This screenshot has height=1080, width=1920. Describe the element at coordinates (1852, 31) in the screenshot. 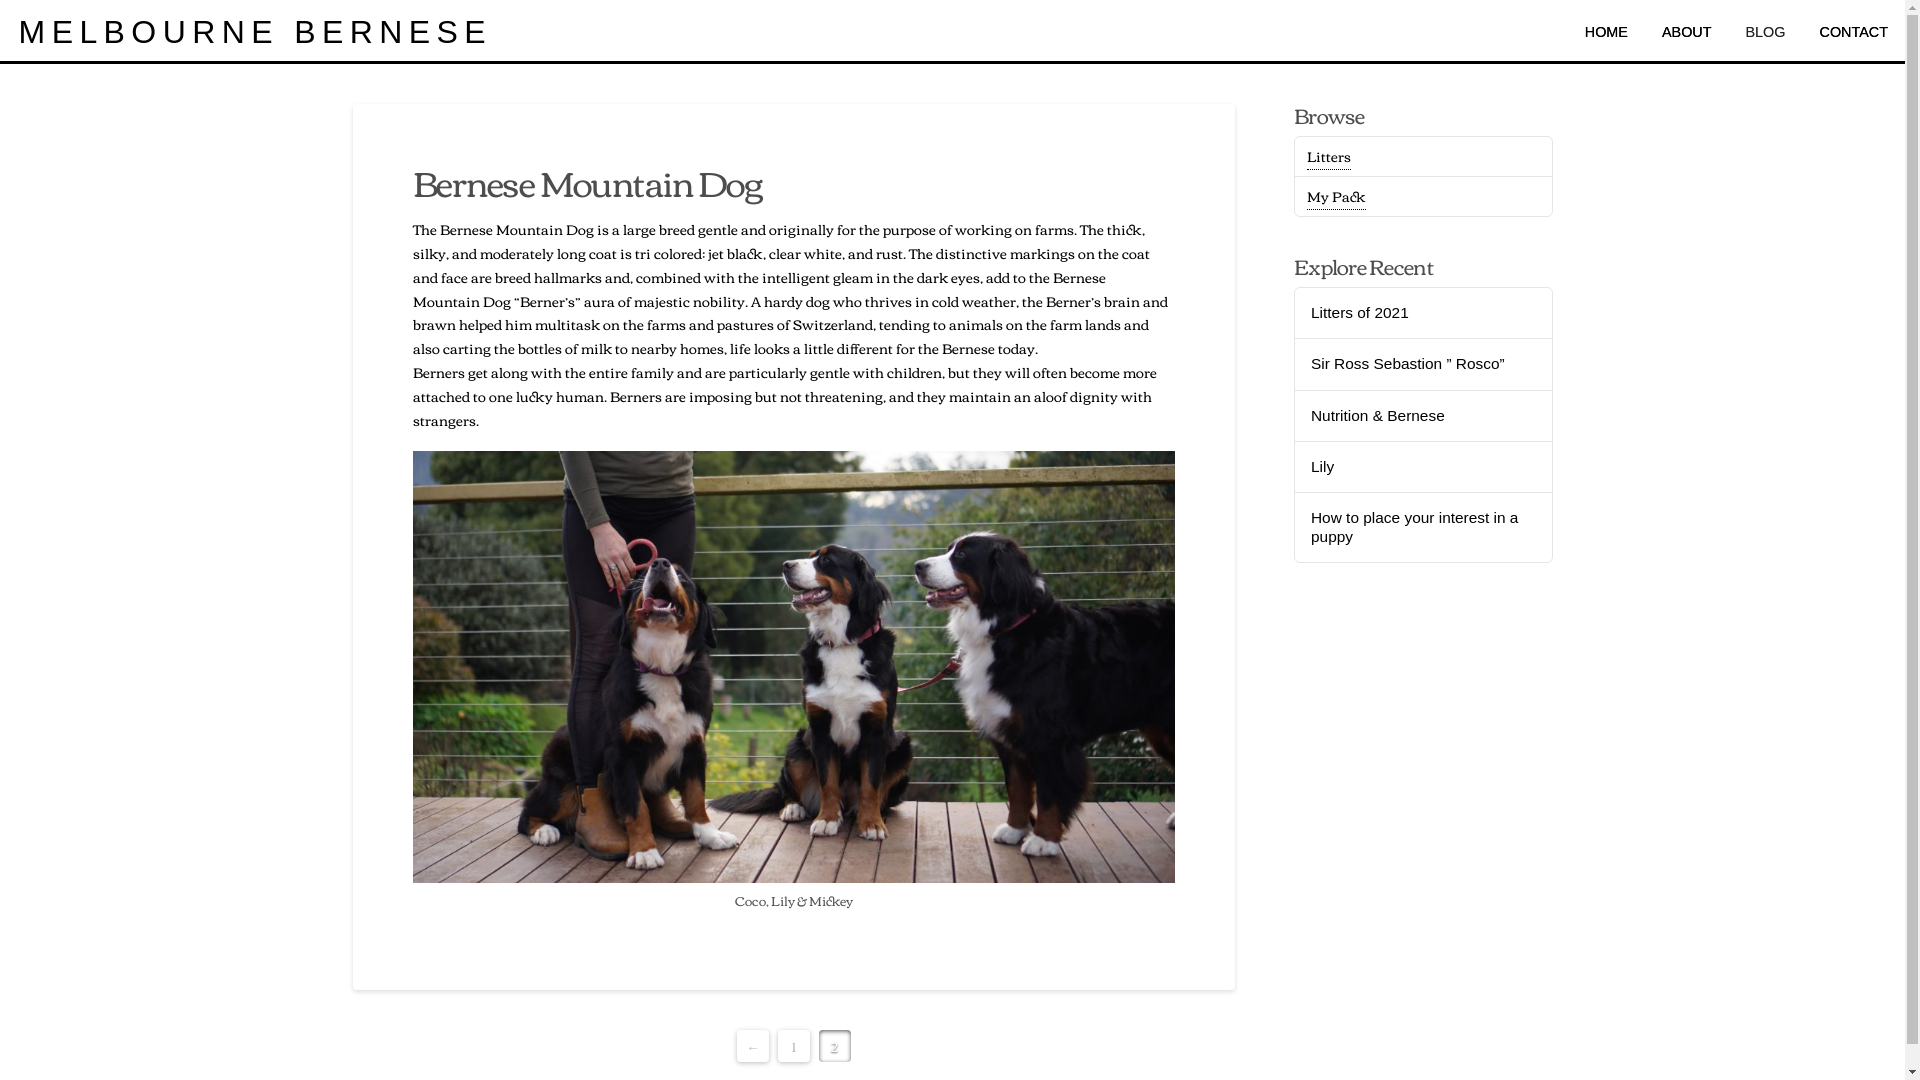

I see `'CONTACT'` at that location.